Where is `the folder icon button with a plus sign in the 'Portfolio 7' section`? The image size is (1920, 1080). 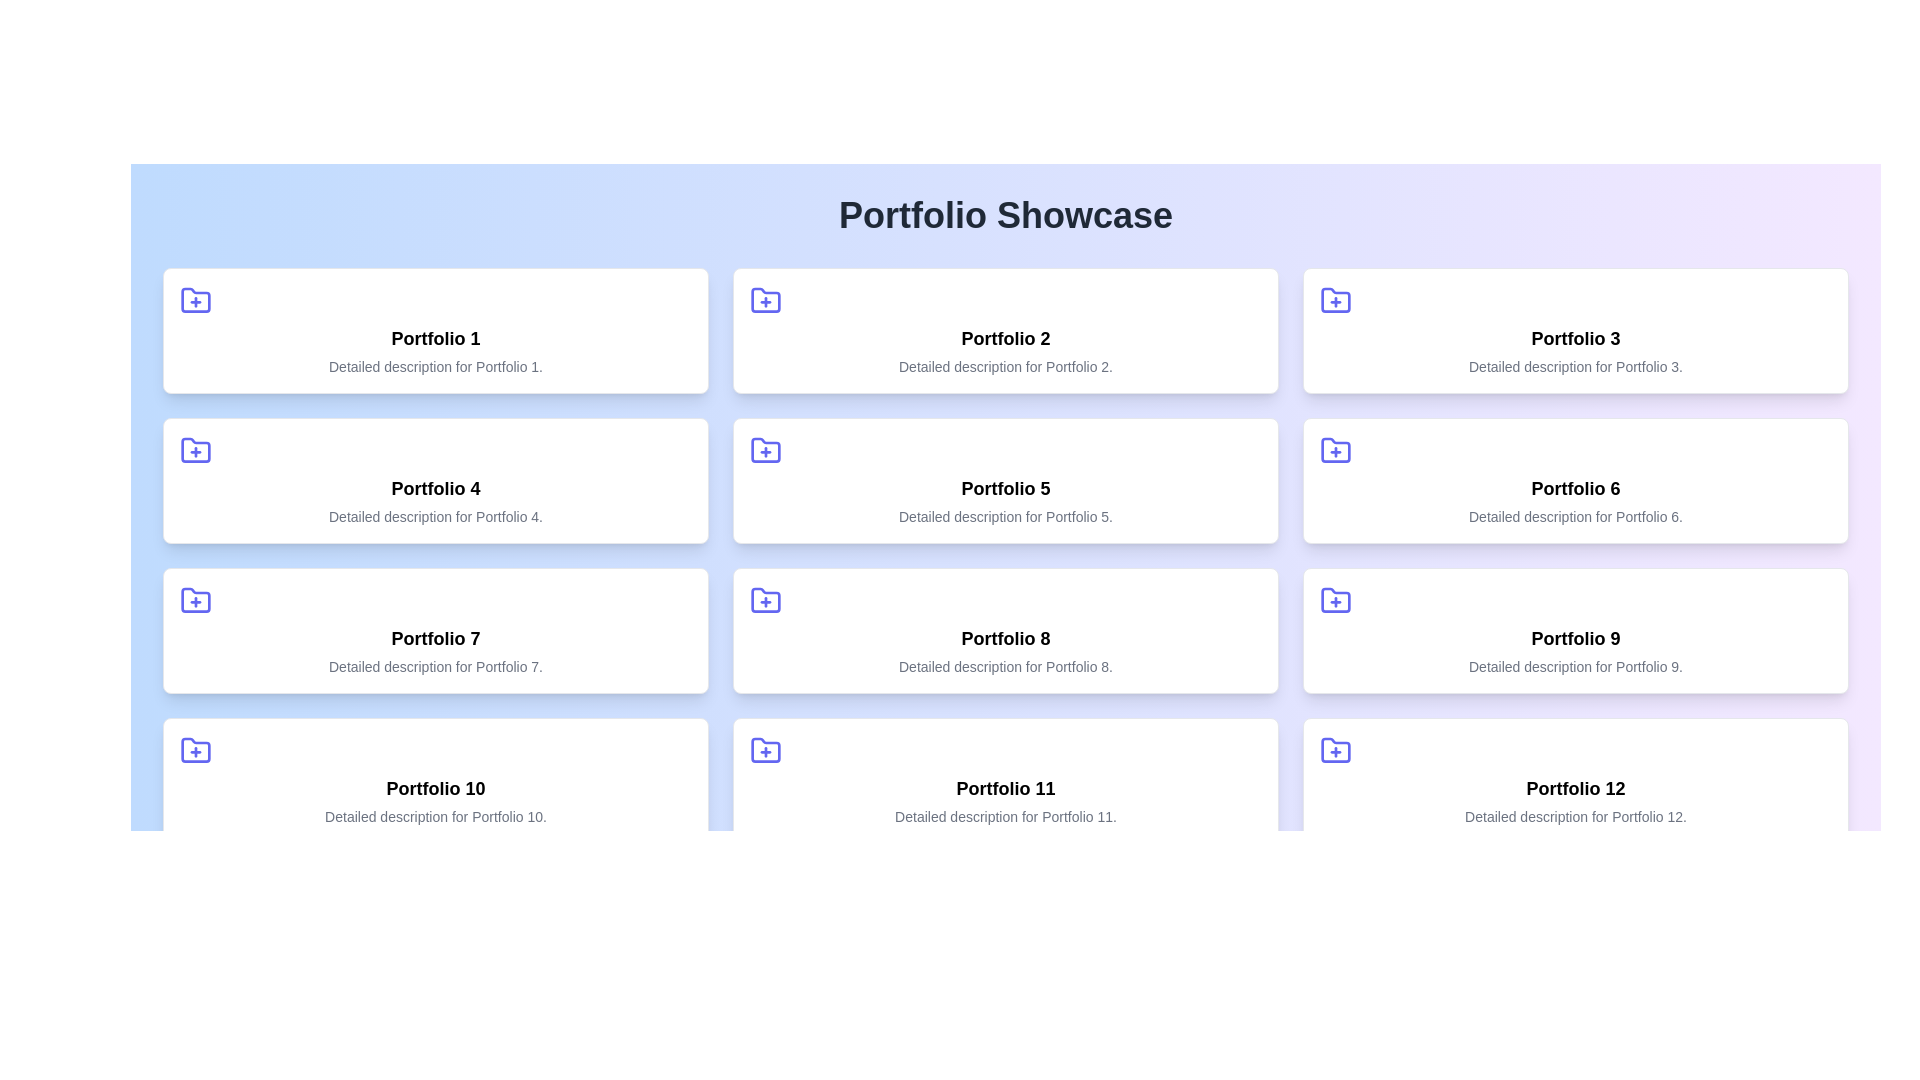
the folder icon button with a plus sign in the 'Portfolio 7' section is located at coordinates (196, 599).